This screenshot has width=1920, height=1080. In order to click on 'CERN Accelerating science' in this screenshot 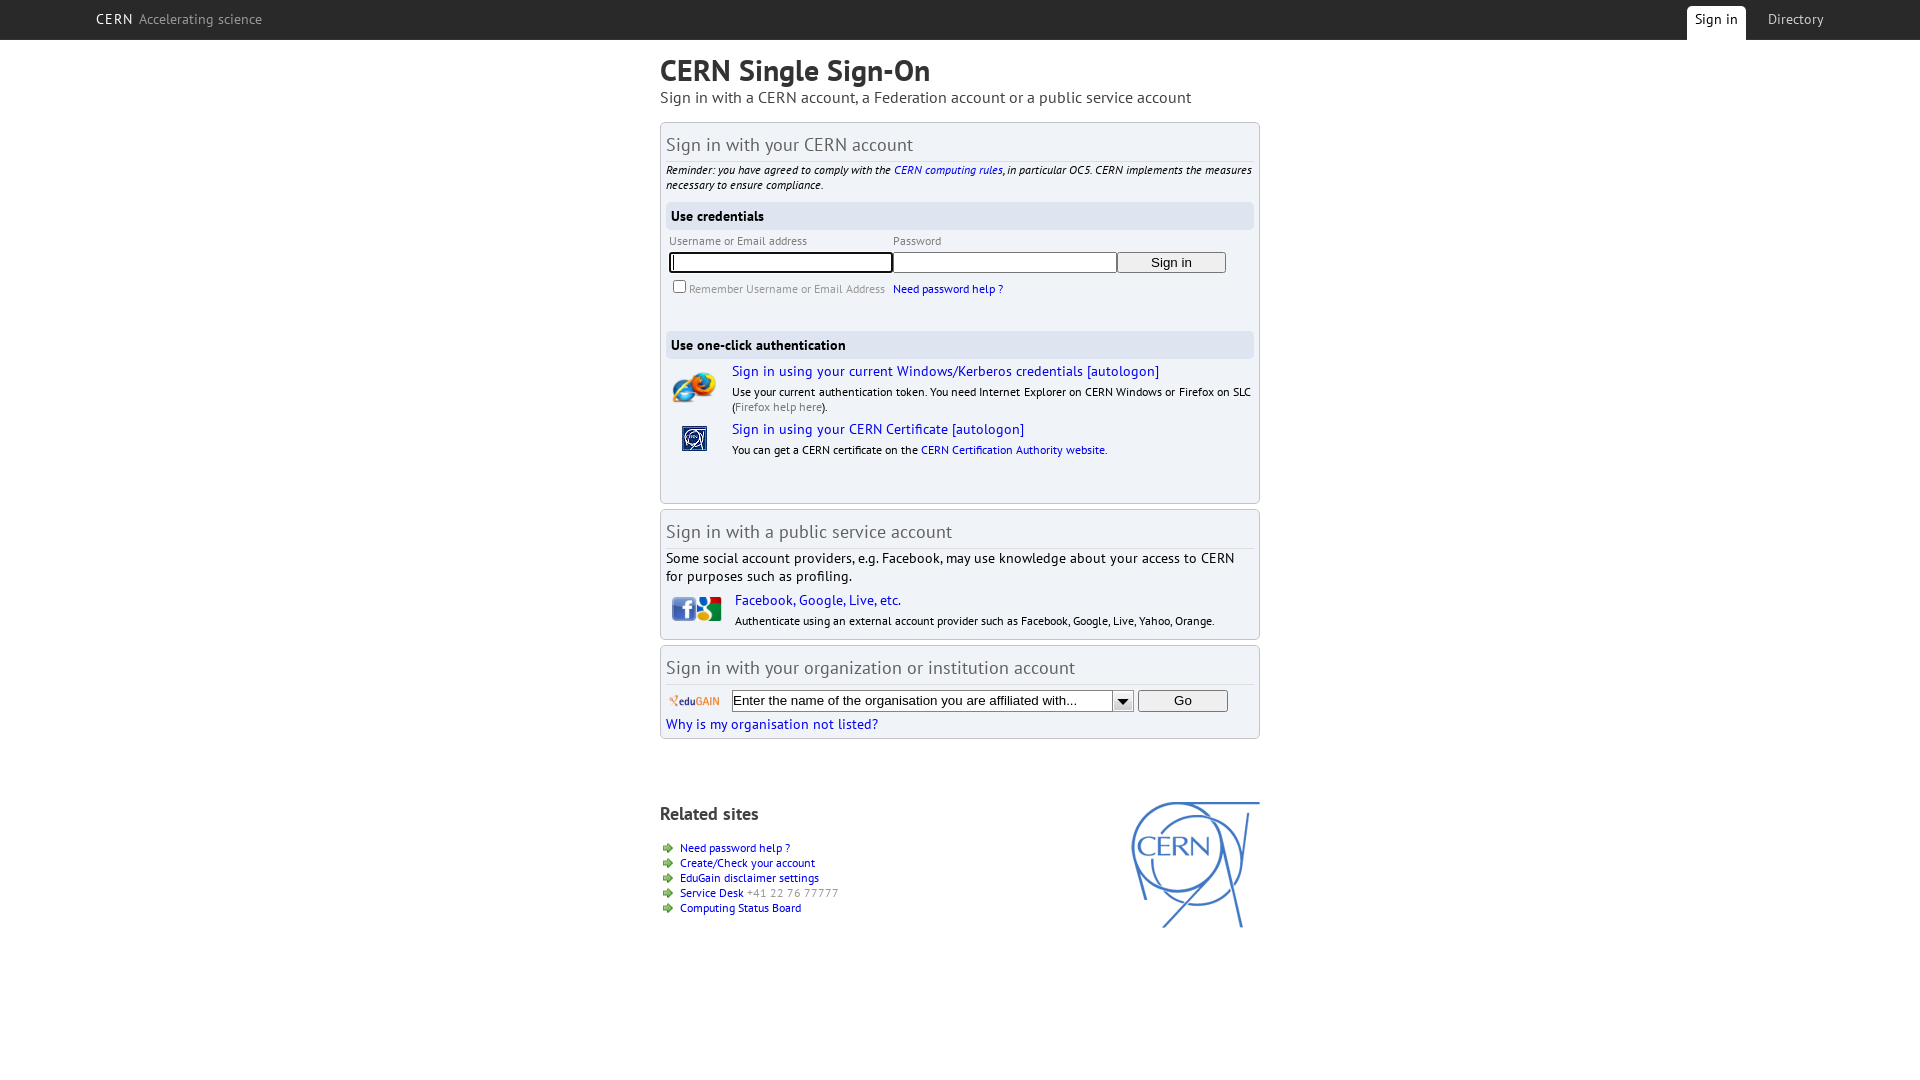, I will do `click(86, 19)`.